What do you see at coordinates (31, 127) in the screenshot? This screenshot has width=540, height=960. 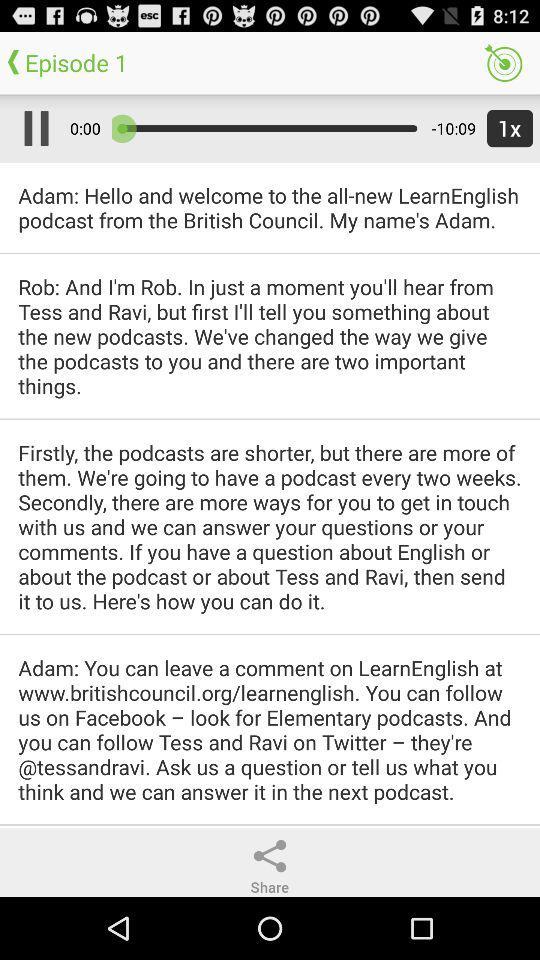 I see `app next to 0:00 icon` at bounding box center [31, 127].